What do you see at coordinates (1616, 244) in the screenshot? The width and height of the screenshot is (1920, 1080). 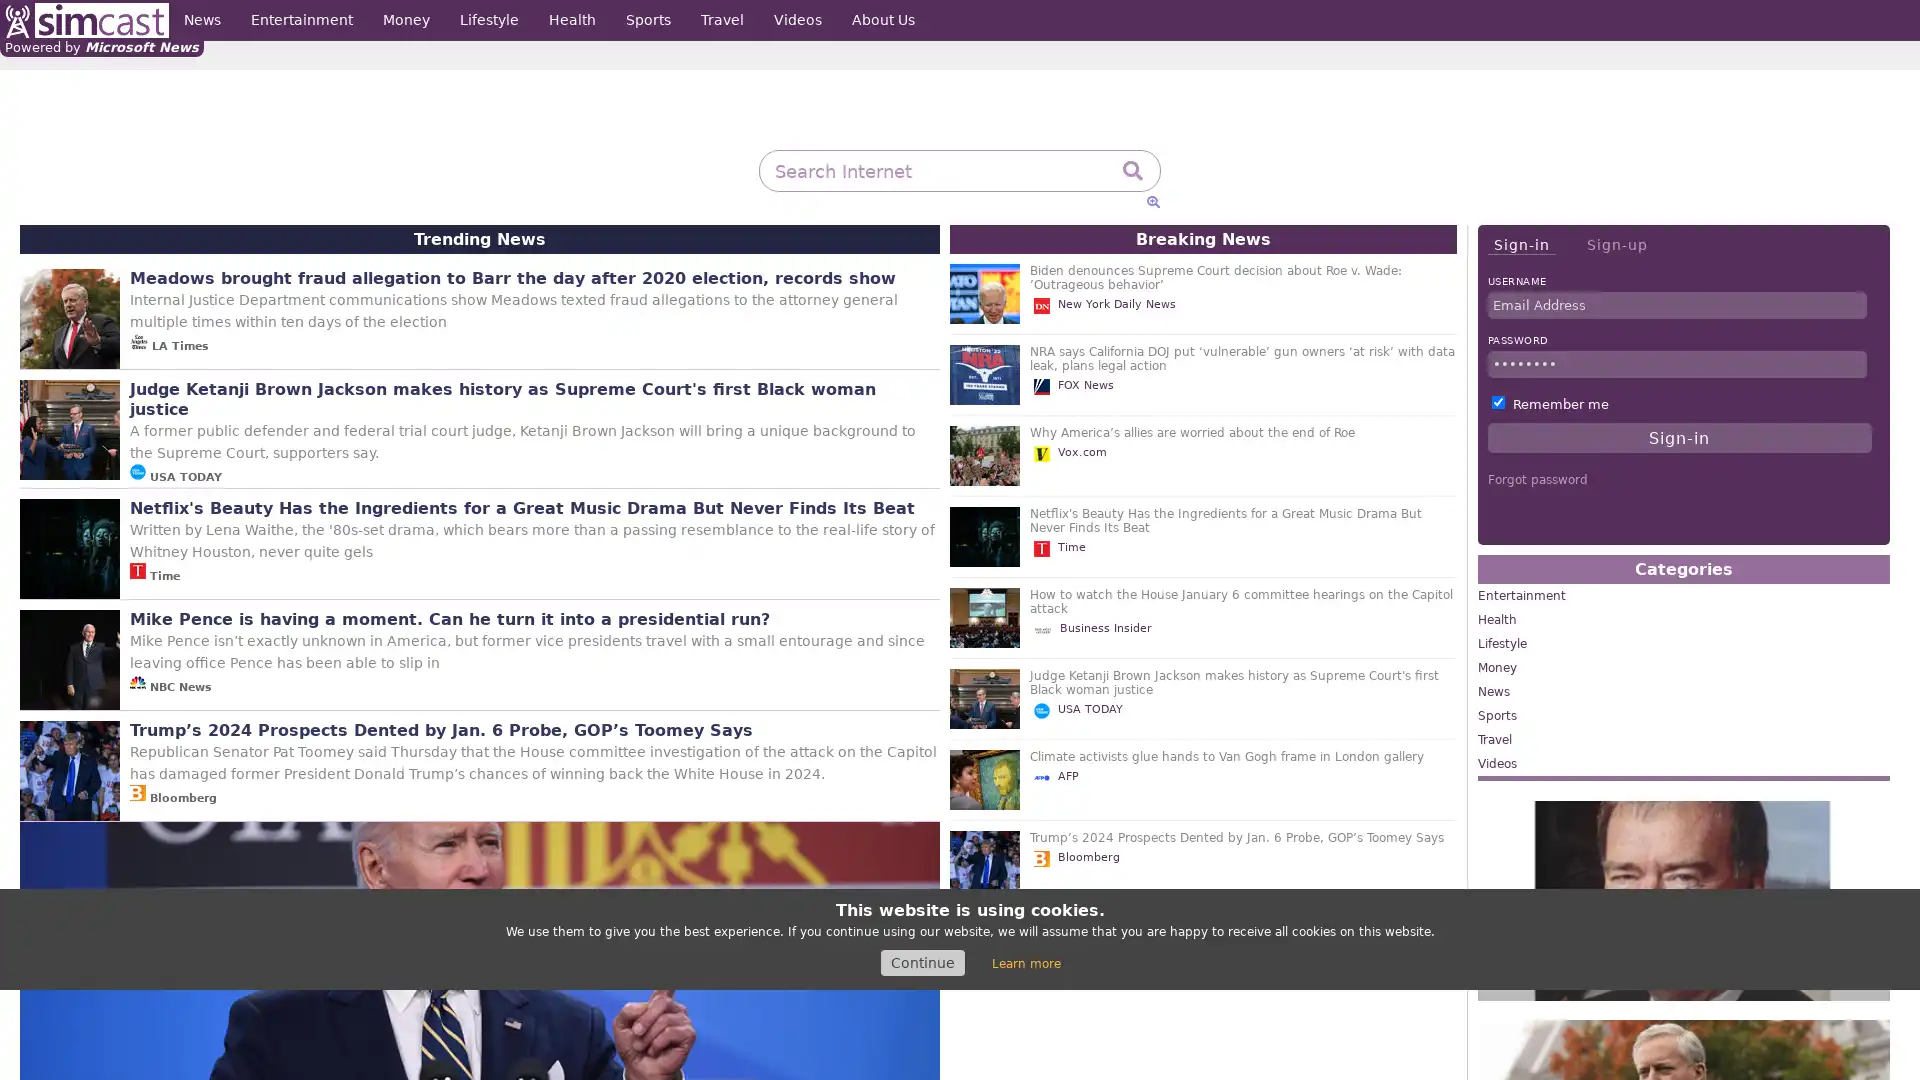 I see `Sign-up` at bounding box center [1616, 244].